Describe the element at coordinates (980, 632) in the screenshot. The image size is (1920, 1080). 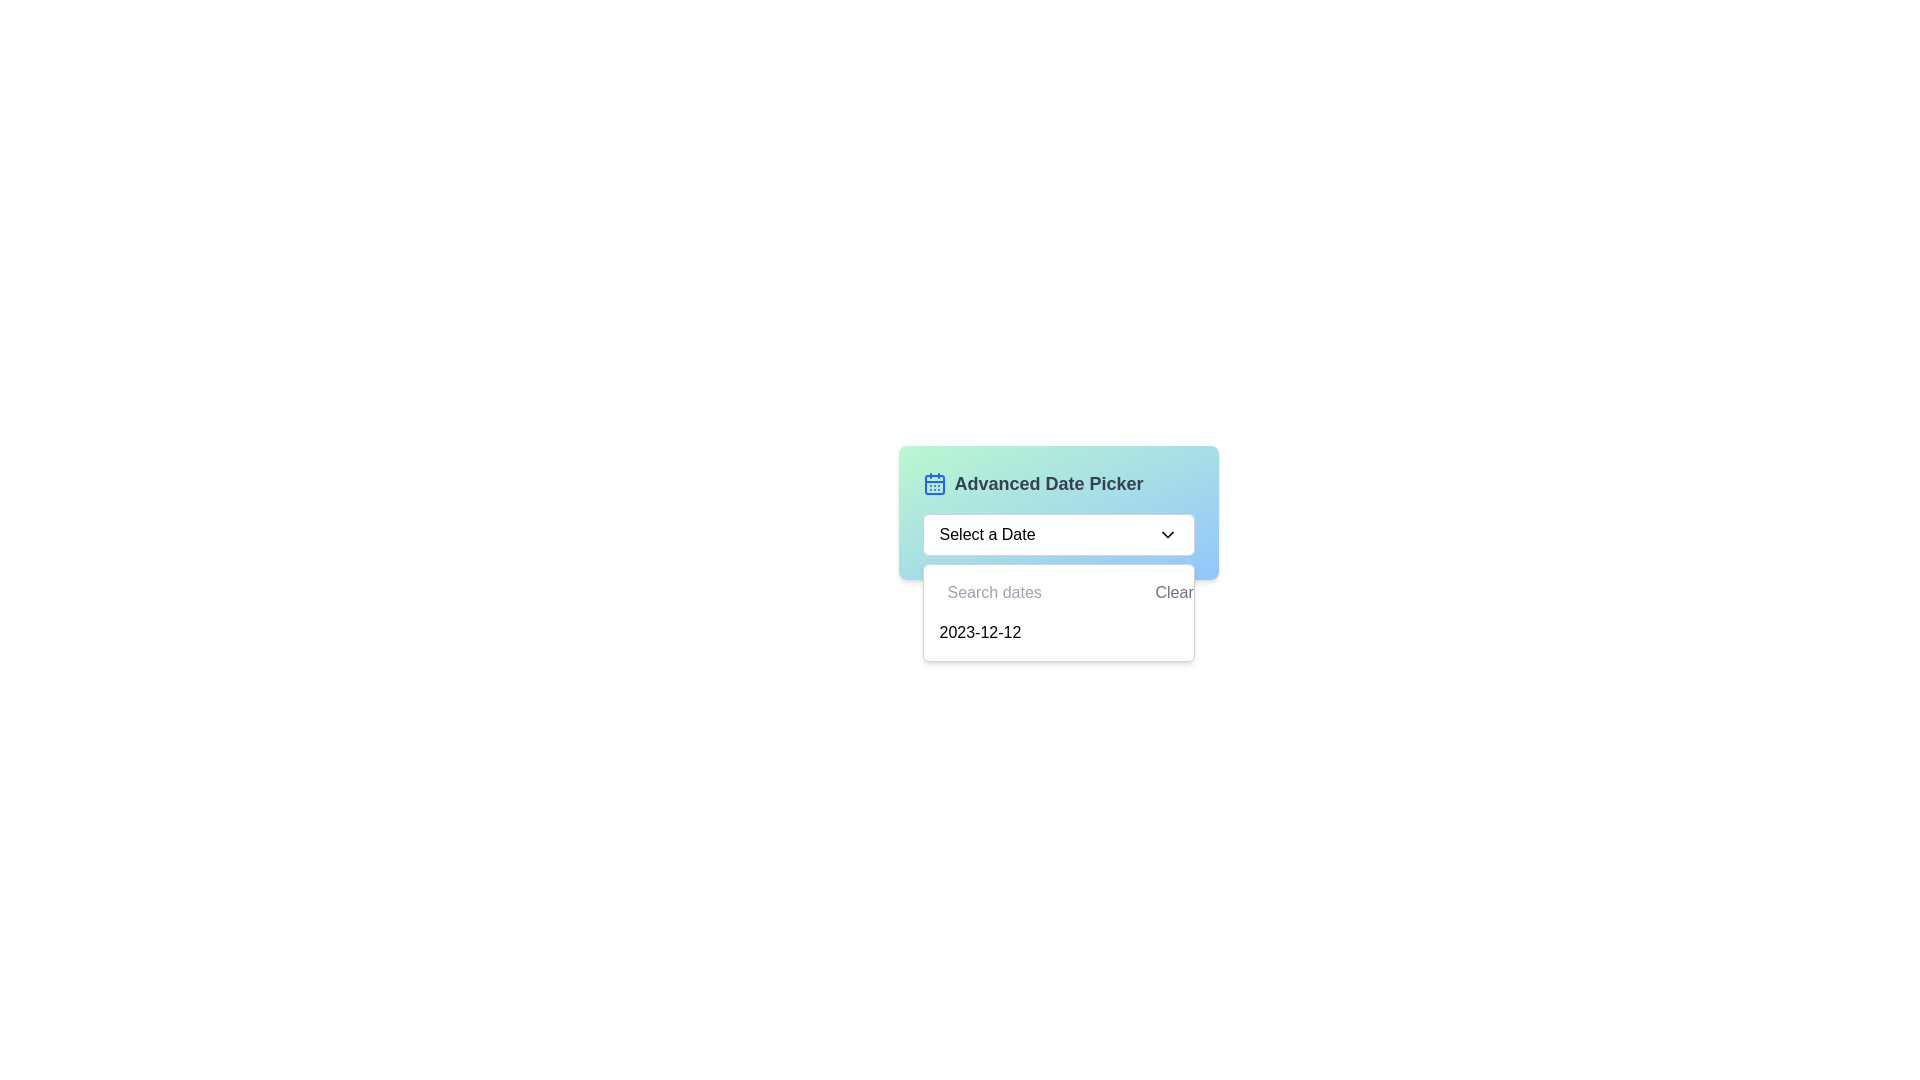
I see `the text displaying the date '2023-12-12' in the dropdown menu under the 'Select a Date' field` at that location.